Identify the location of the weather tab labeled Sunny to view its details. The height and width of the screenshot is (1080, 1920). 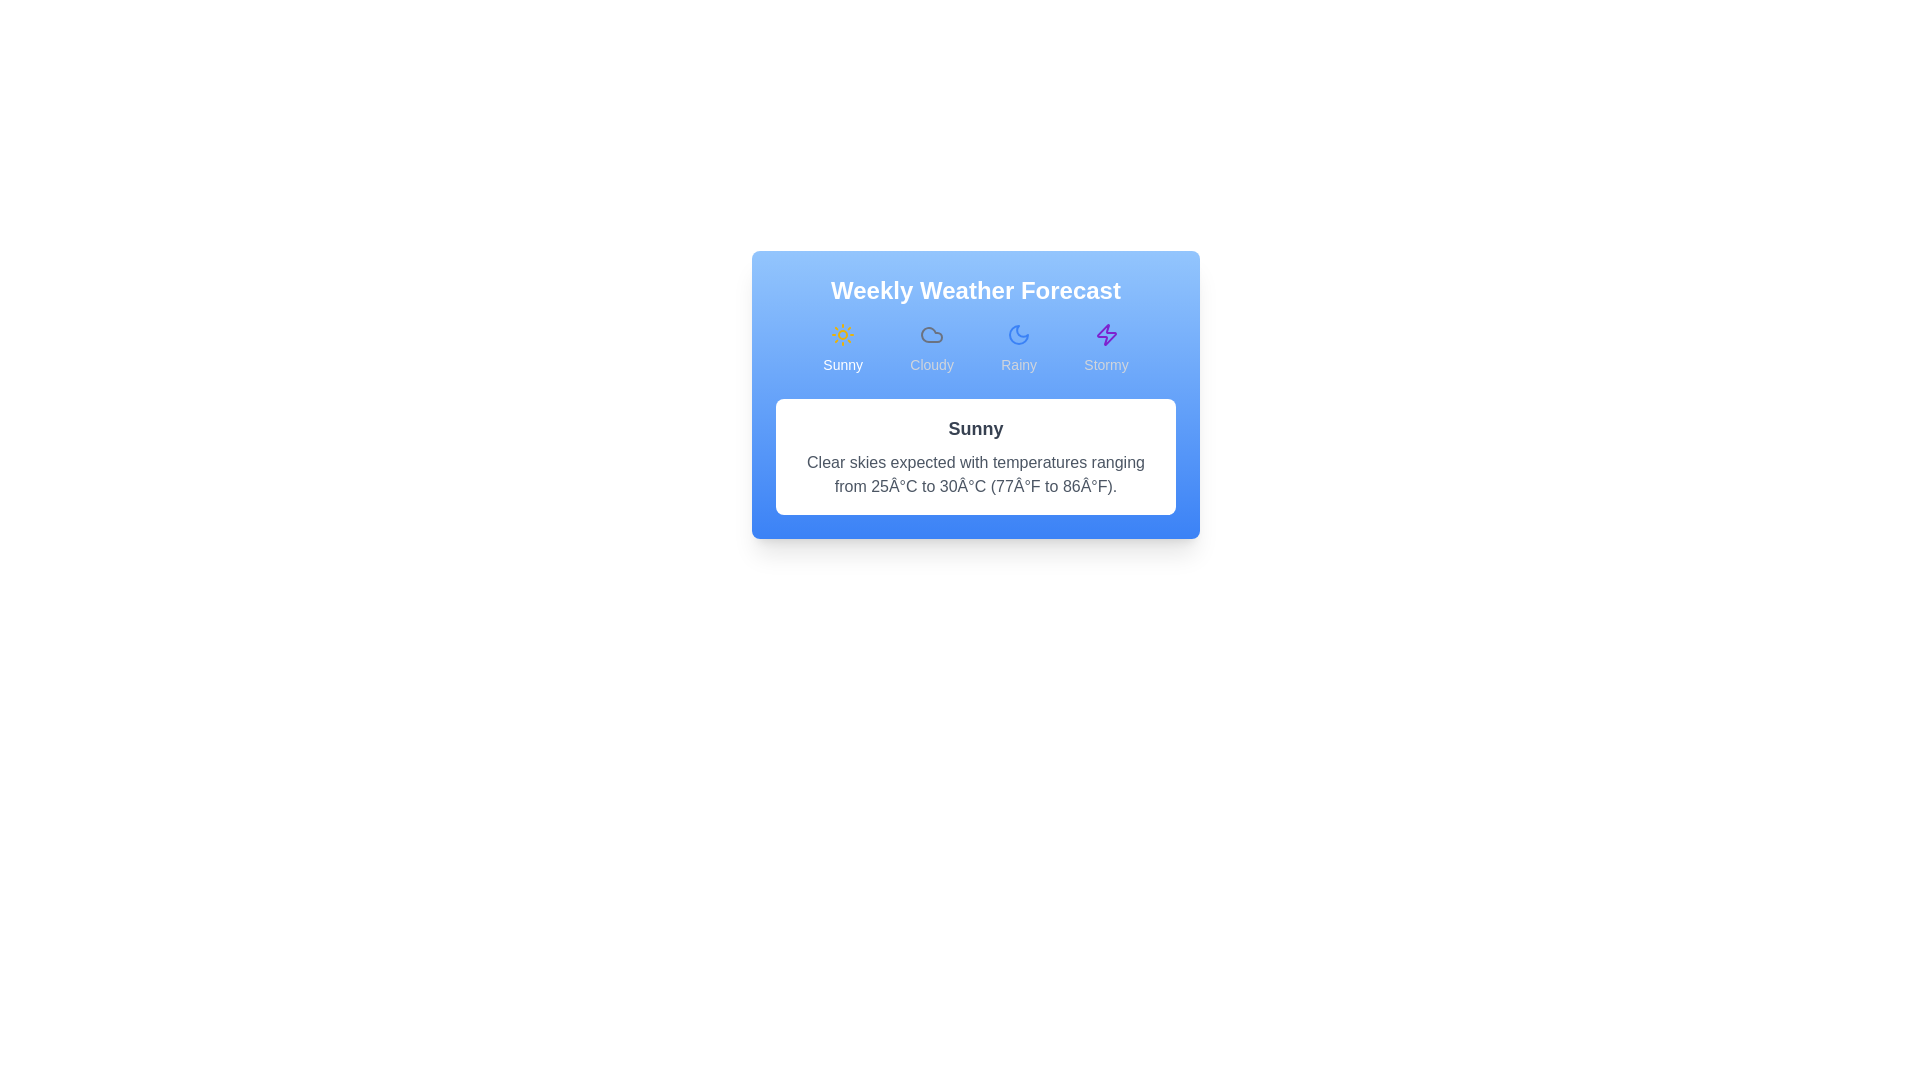
(843, 347).